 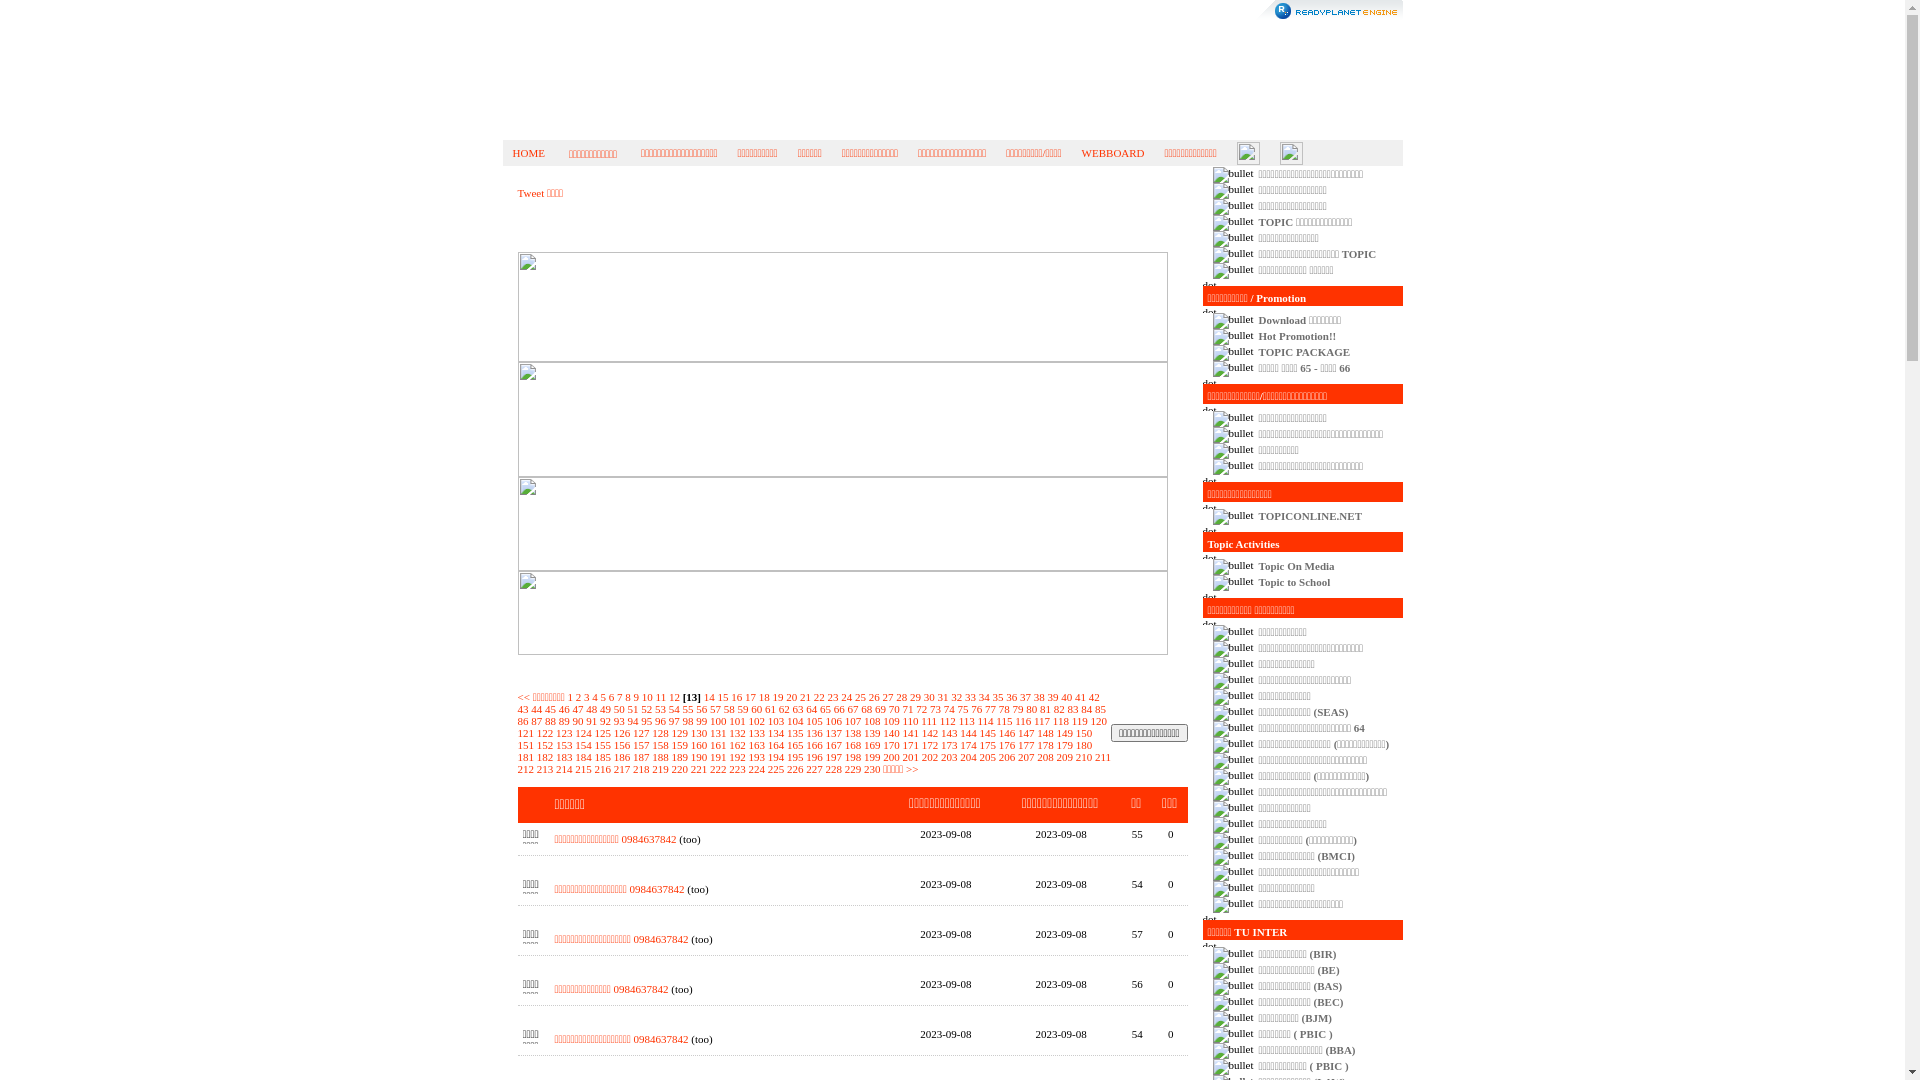 I want to click on '202', so click(x=929, y=756).